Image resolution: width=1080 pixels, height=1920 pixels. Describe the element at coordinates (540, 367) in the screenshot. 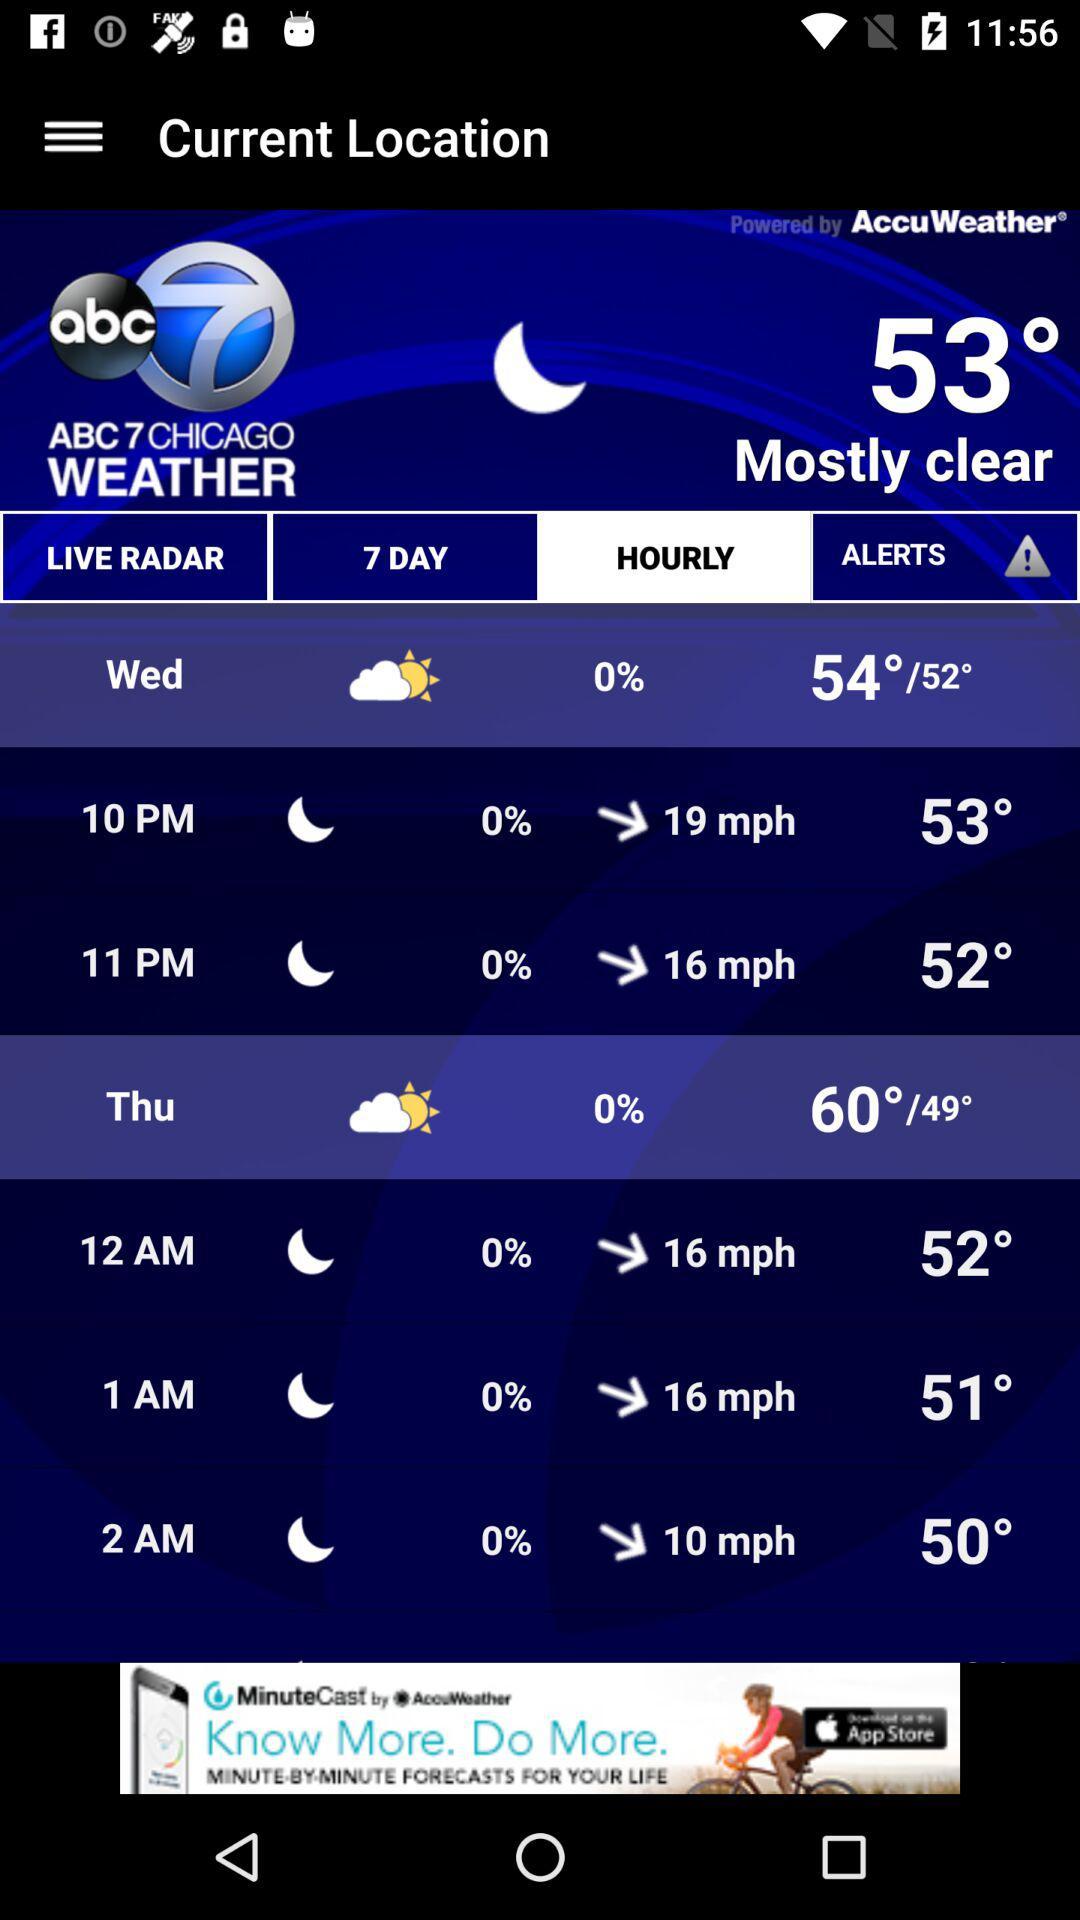

I see `the symbol which is to the immediate left of 53 degrees` at that location.